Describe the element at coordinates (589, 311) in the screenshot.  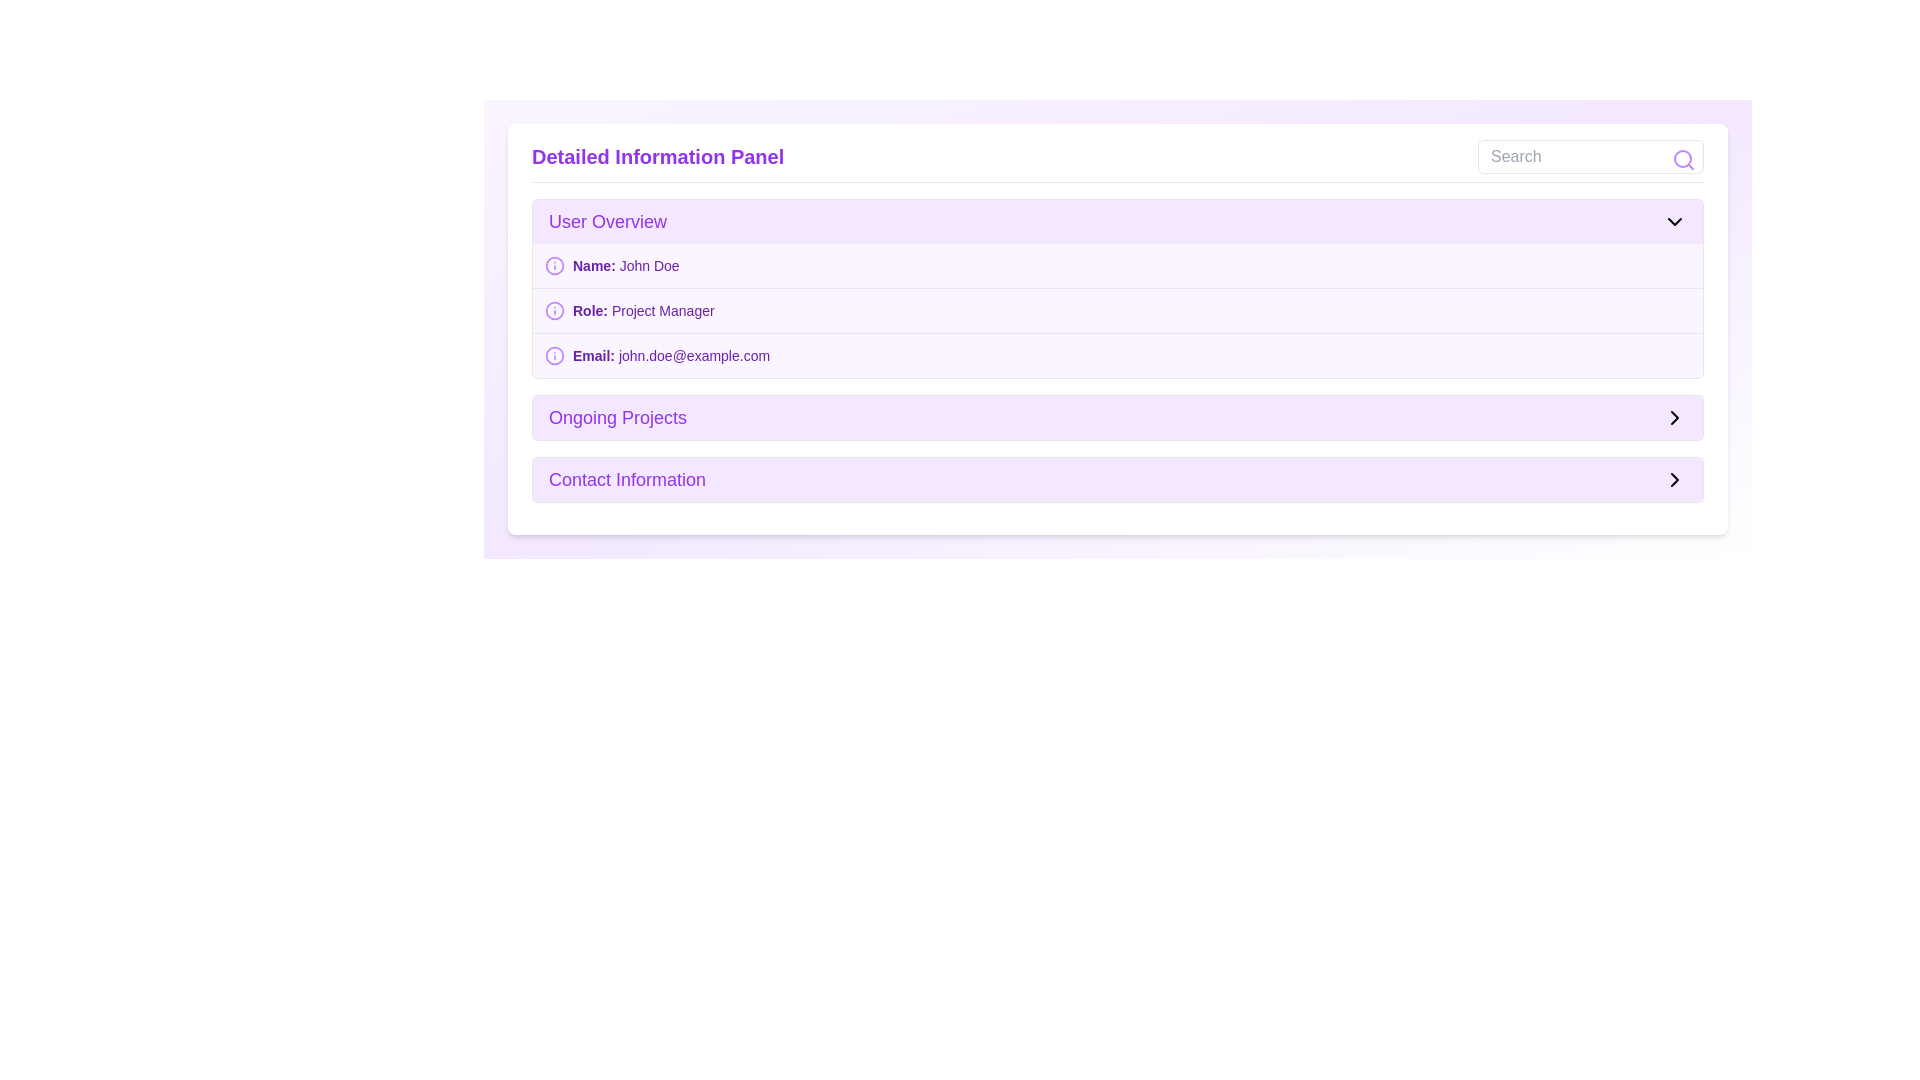
I see `the 'Role: Project Manager' text label in the 'User Overview' section, which is located between an icon on the left and the text 'Project Manager' on the right` at that location.